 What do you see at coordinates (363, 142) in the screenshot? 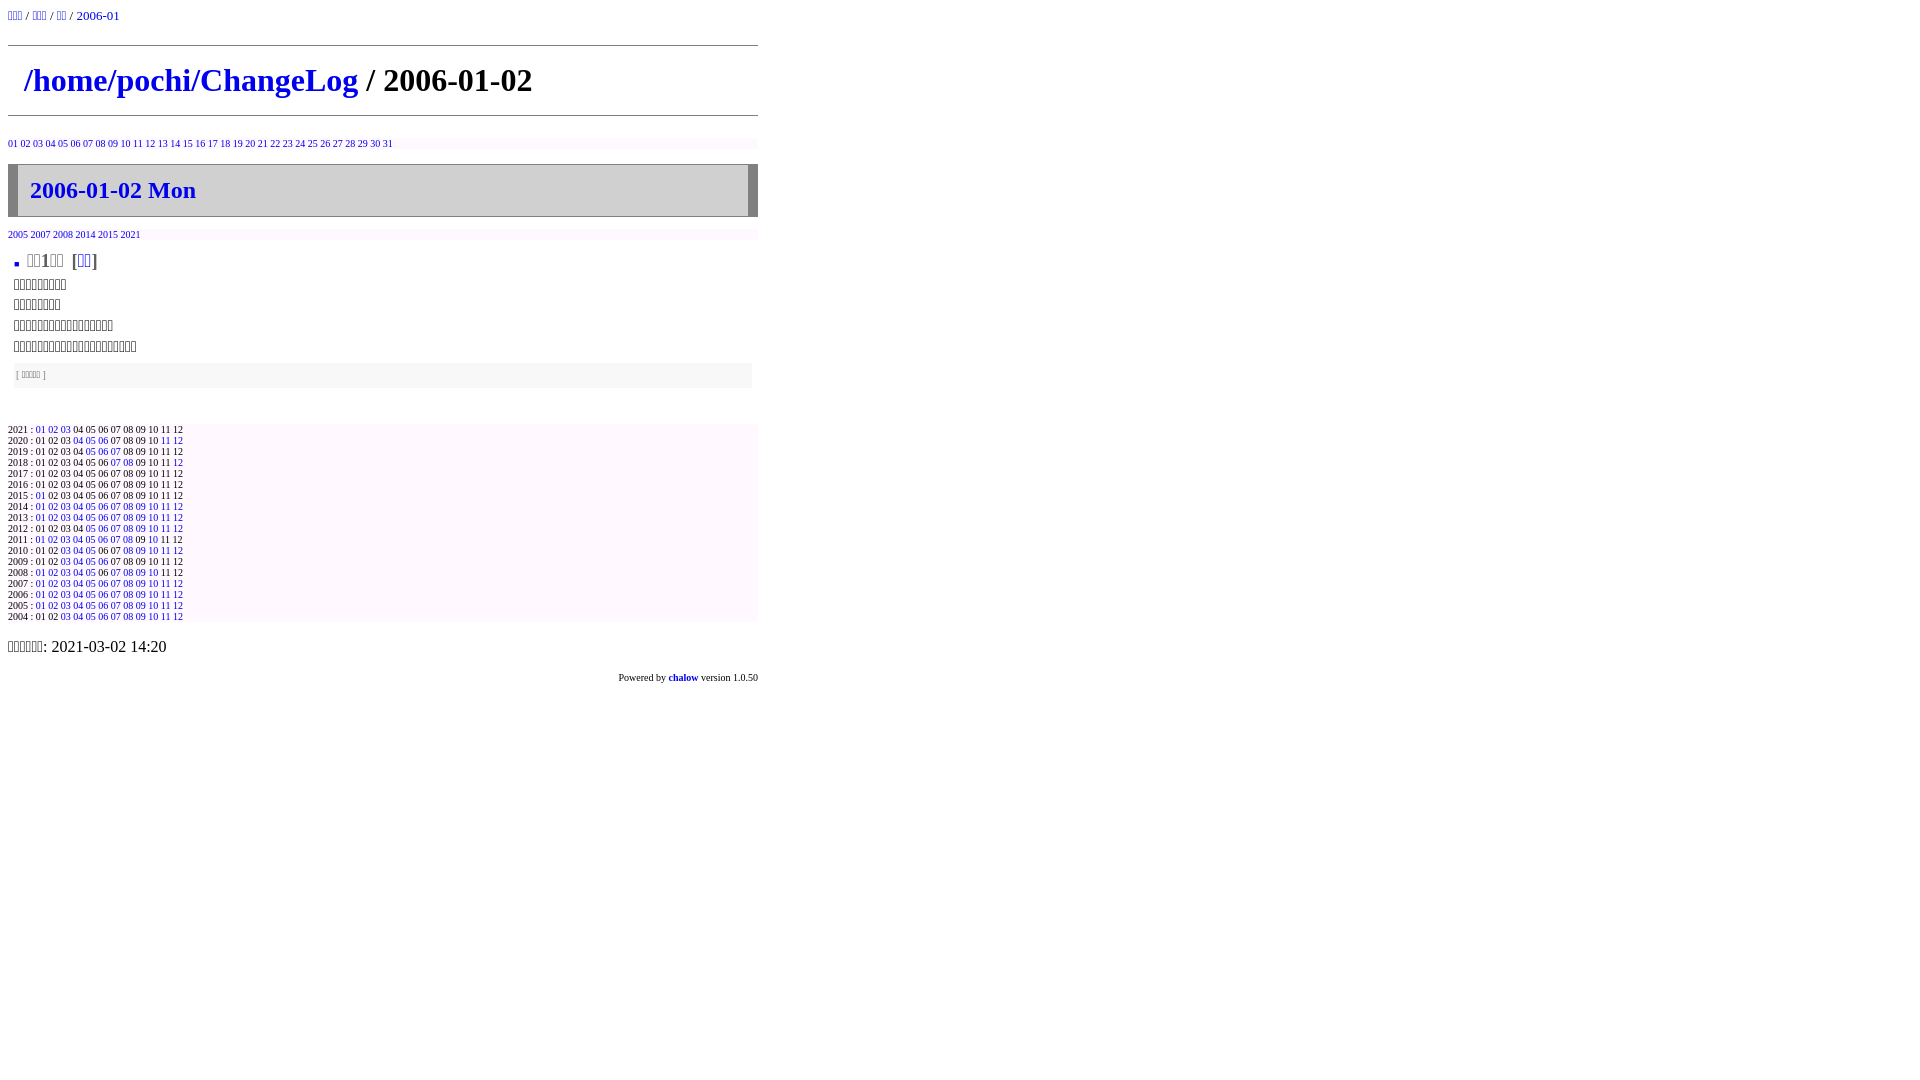
I see `'29'` at bounding box center [363, 142].